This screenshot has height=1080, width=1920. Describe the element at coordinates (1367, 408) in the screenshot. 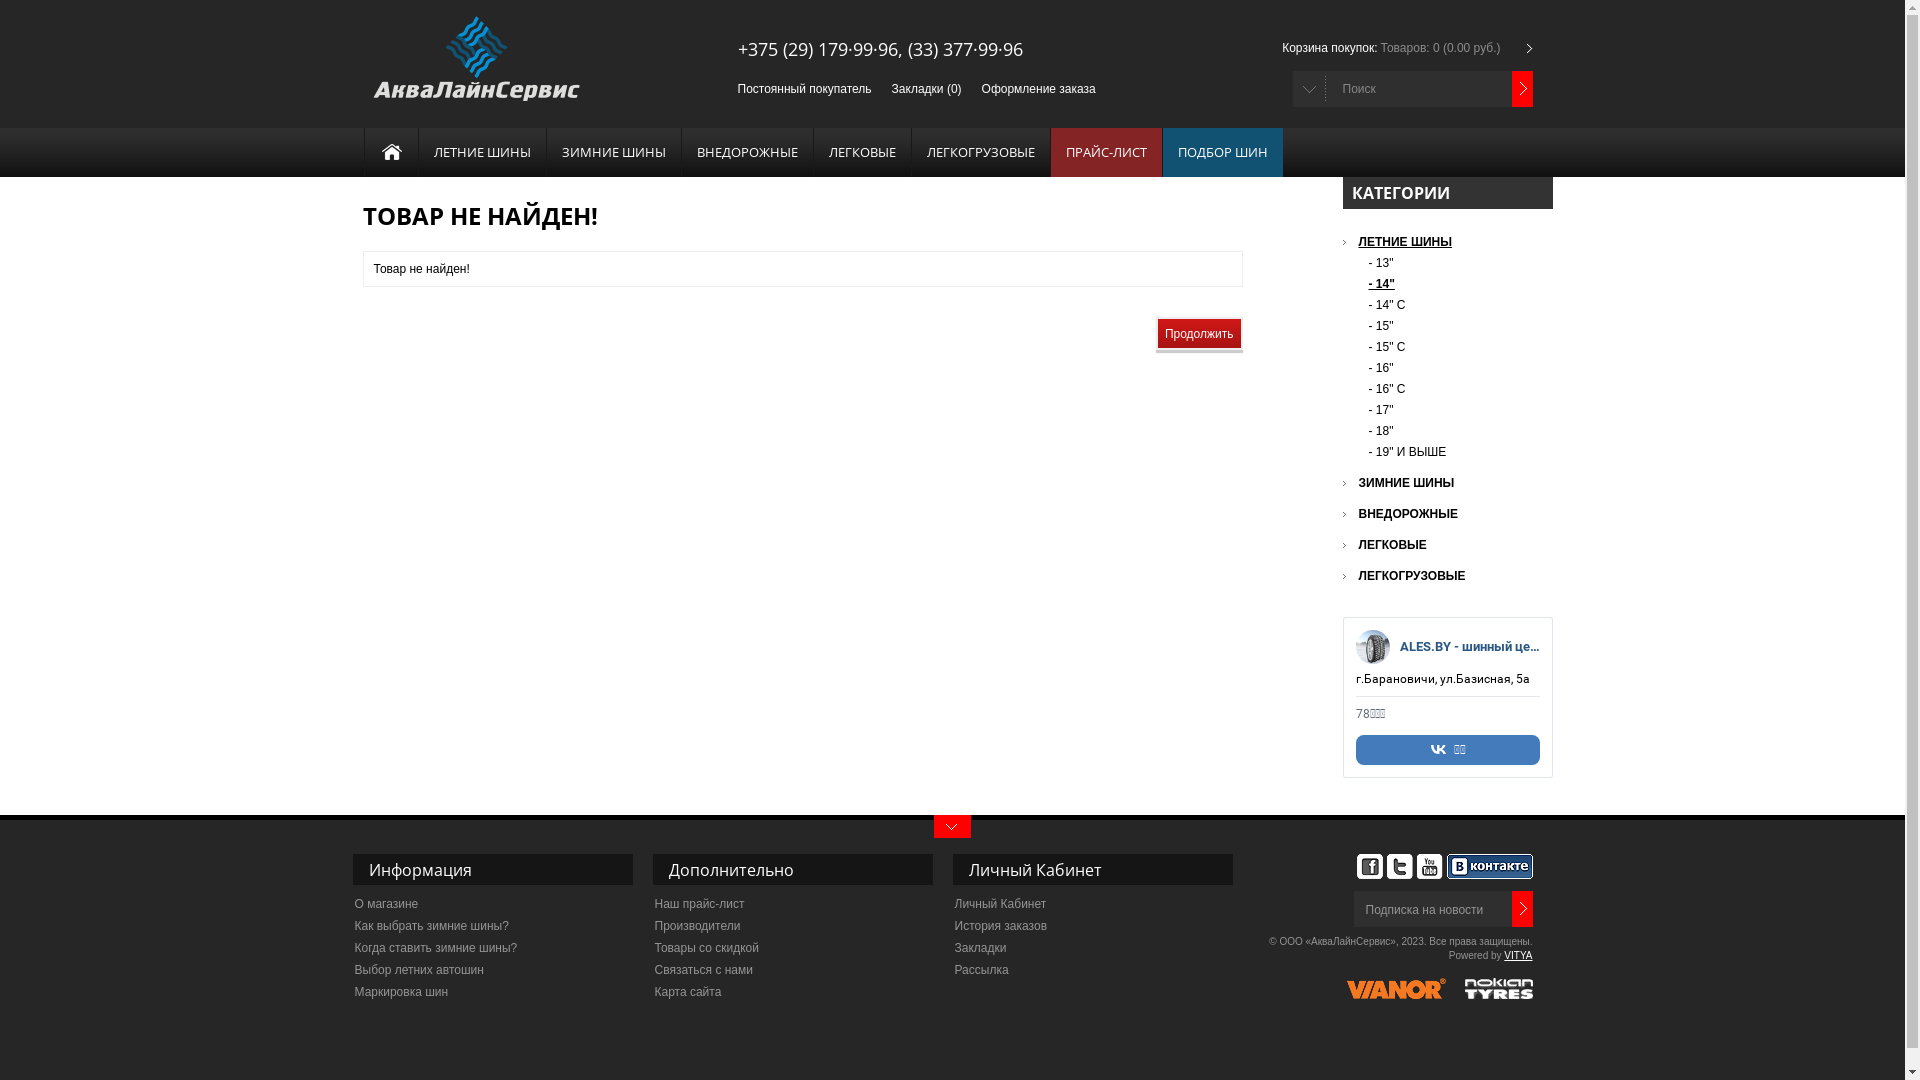

I see `'- 17"'` at that location.